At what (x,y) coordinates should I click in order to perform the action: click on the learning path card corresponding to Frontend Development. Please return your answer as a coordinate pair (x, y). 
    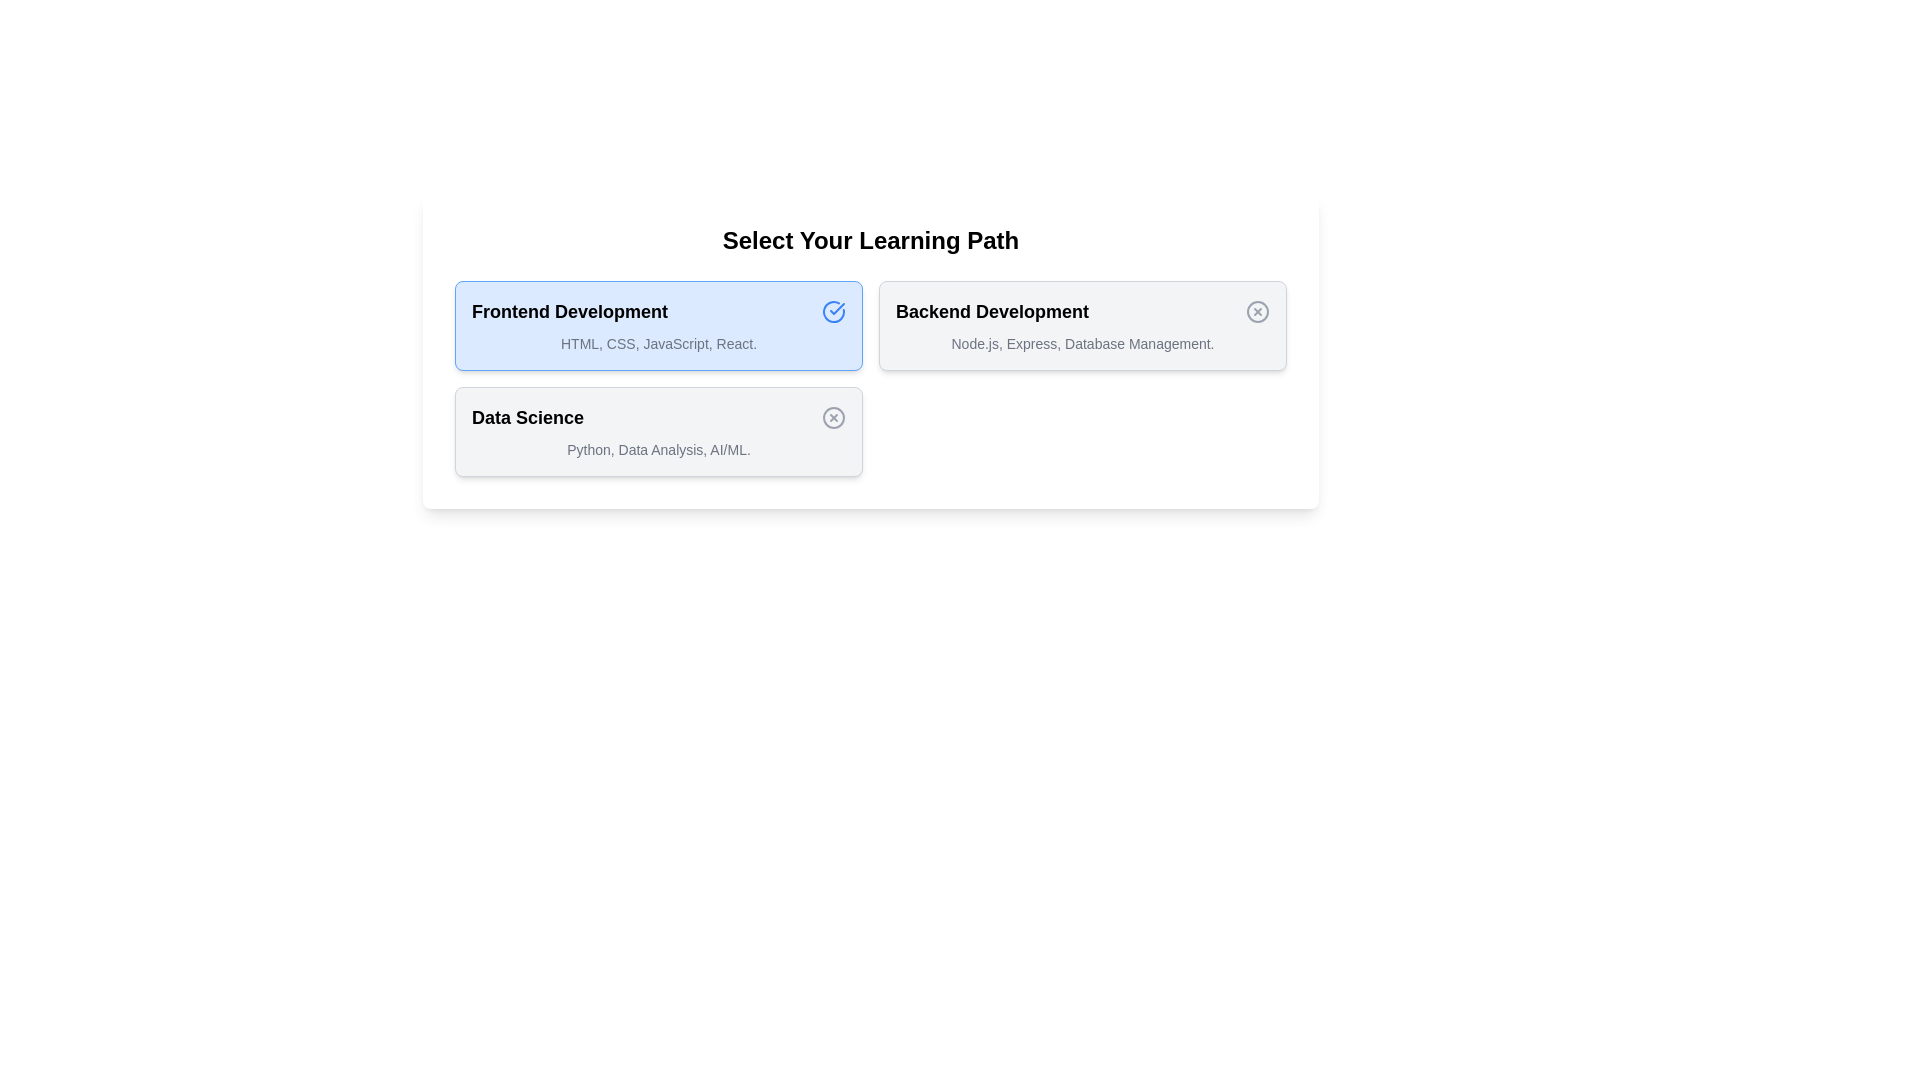
    Looking at the image, I should click on (658, 325).